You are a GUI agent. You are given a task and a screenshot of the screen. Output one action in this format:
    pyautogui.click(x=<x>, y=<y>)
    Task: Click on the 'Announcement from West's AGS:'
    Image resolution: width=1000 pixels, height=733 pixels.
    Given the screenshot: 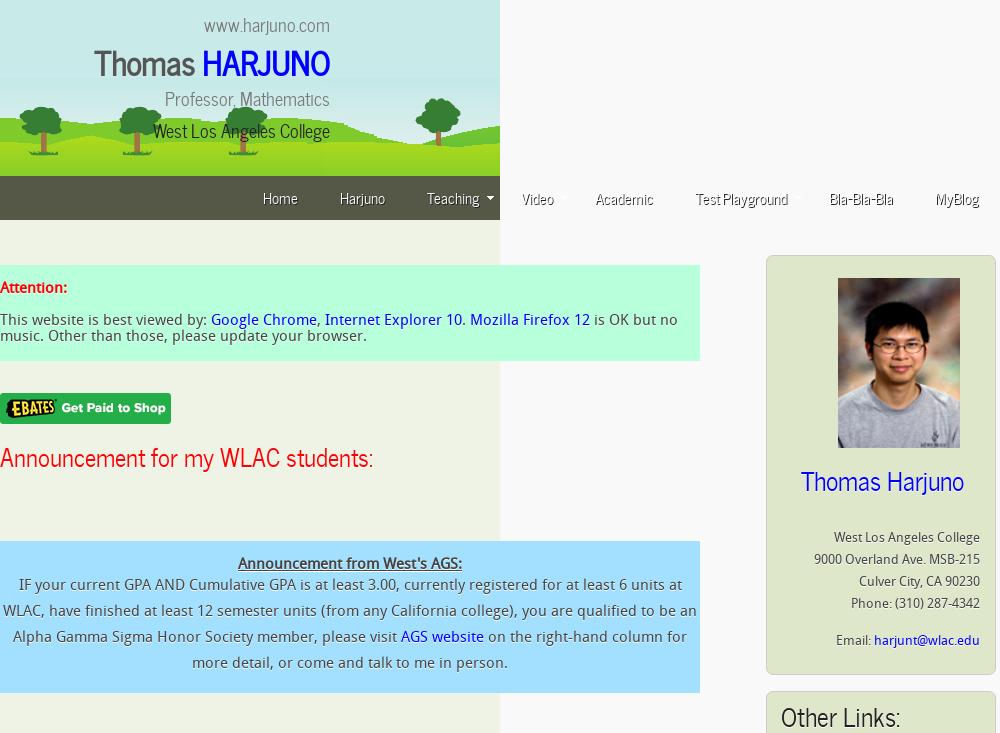 What is the action you would take?
    pyautogui.click(x=237, y=564)
    